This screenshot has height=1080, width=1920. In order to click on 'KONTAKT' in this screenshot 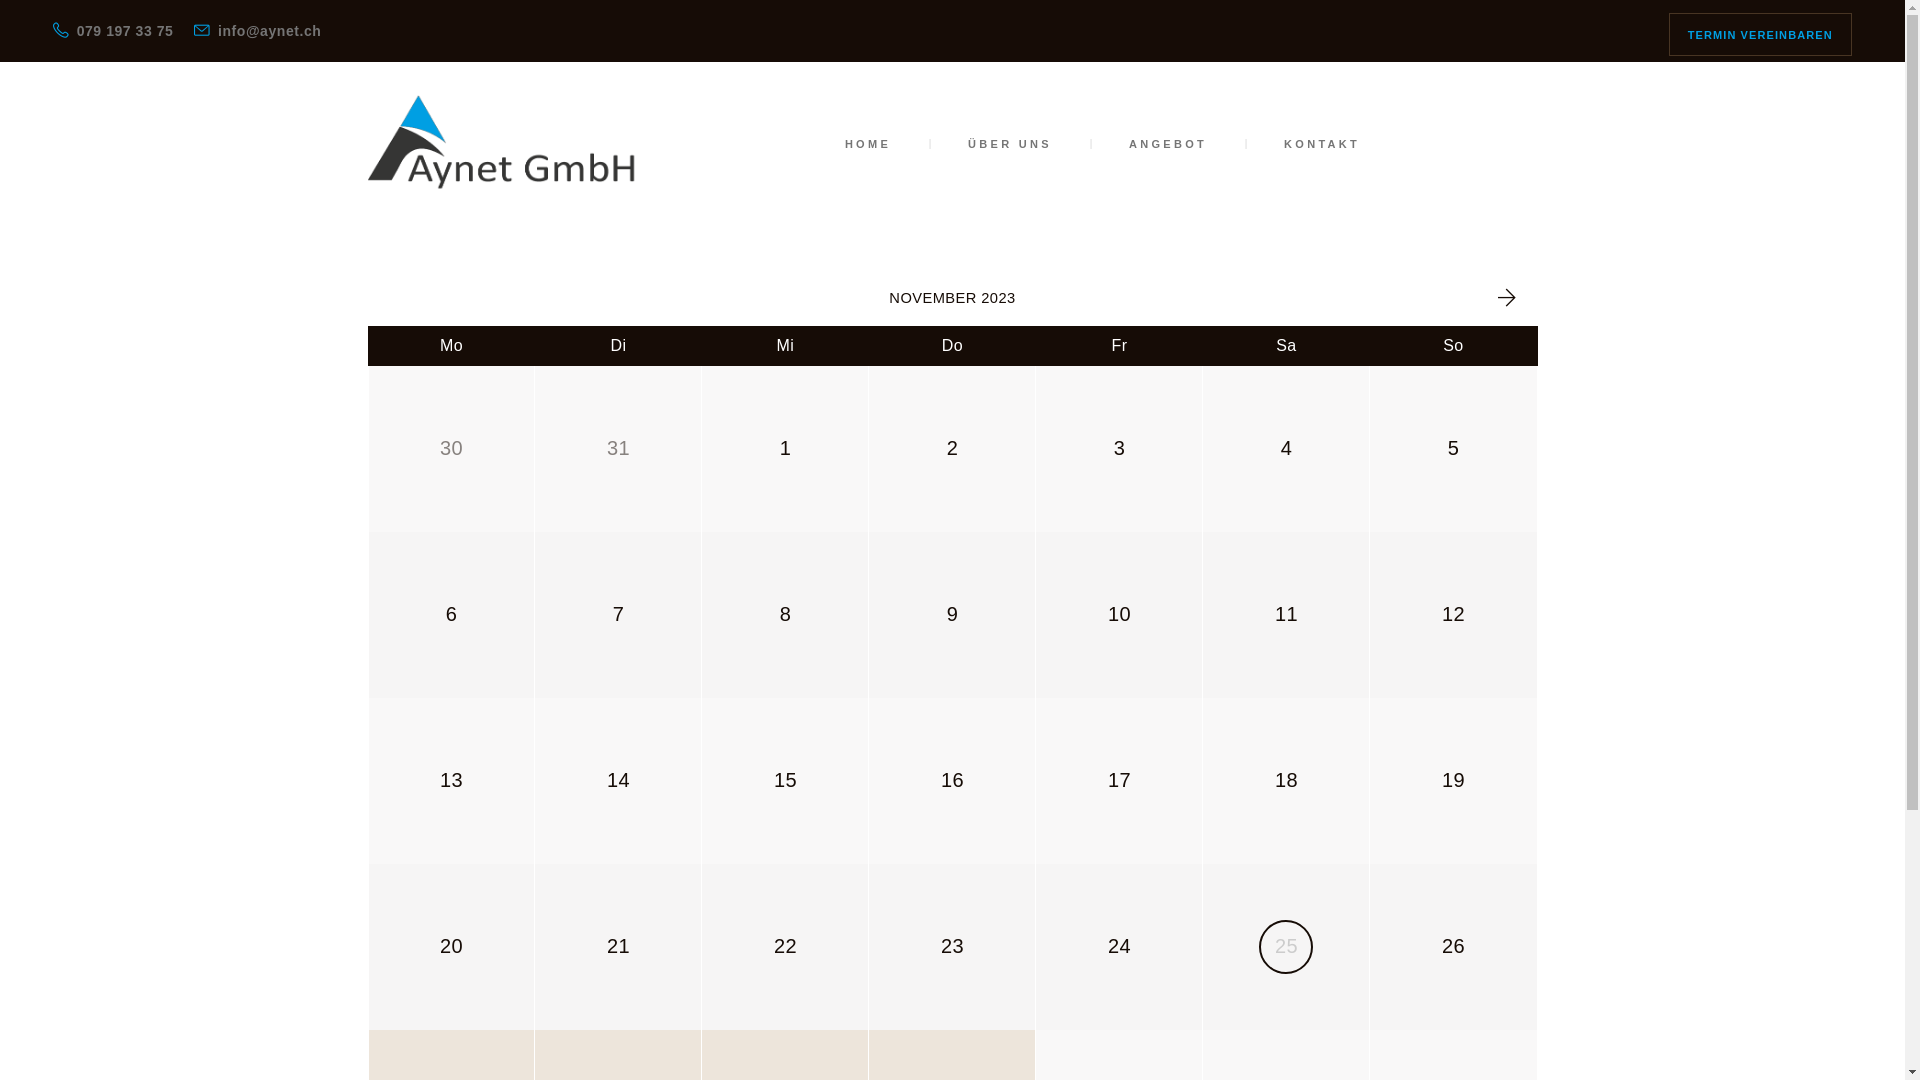, I will do `click(1322, 142)`.